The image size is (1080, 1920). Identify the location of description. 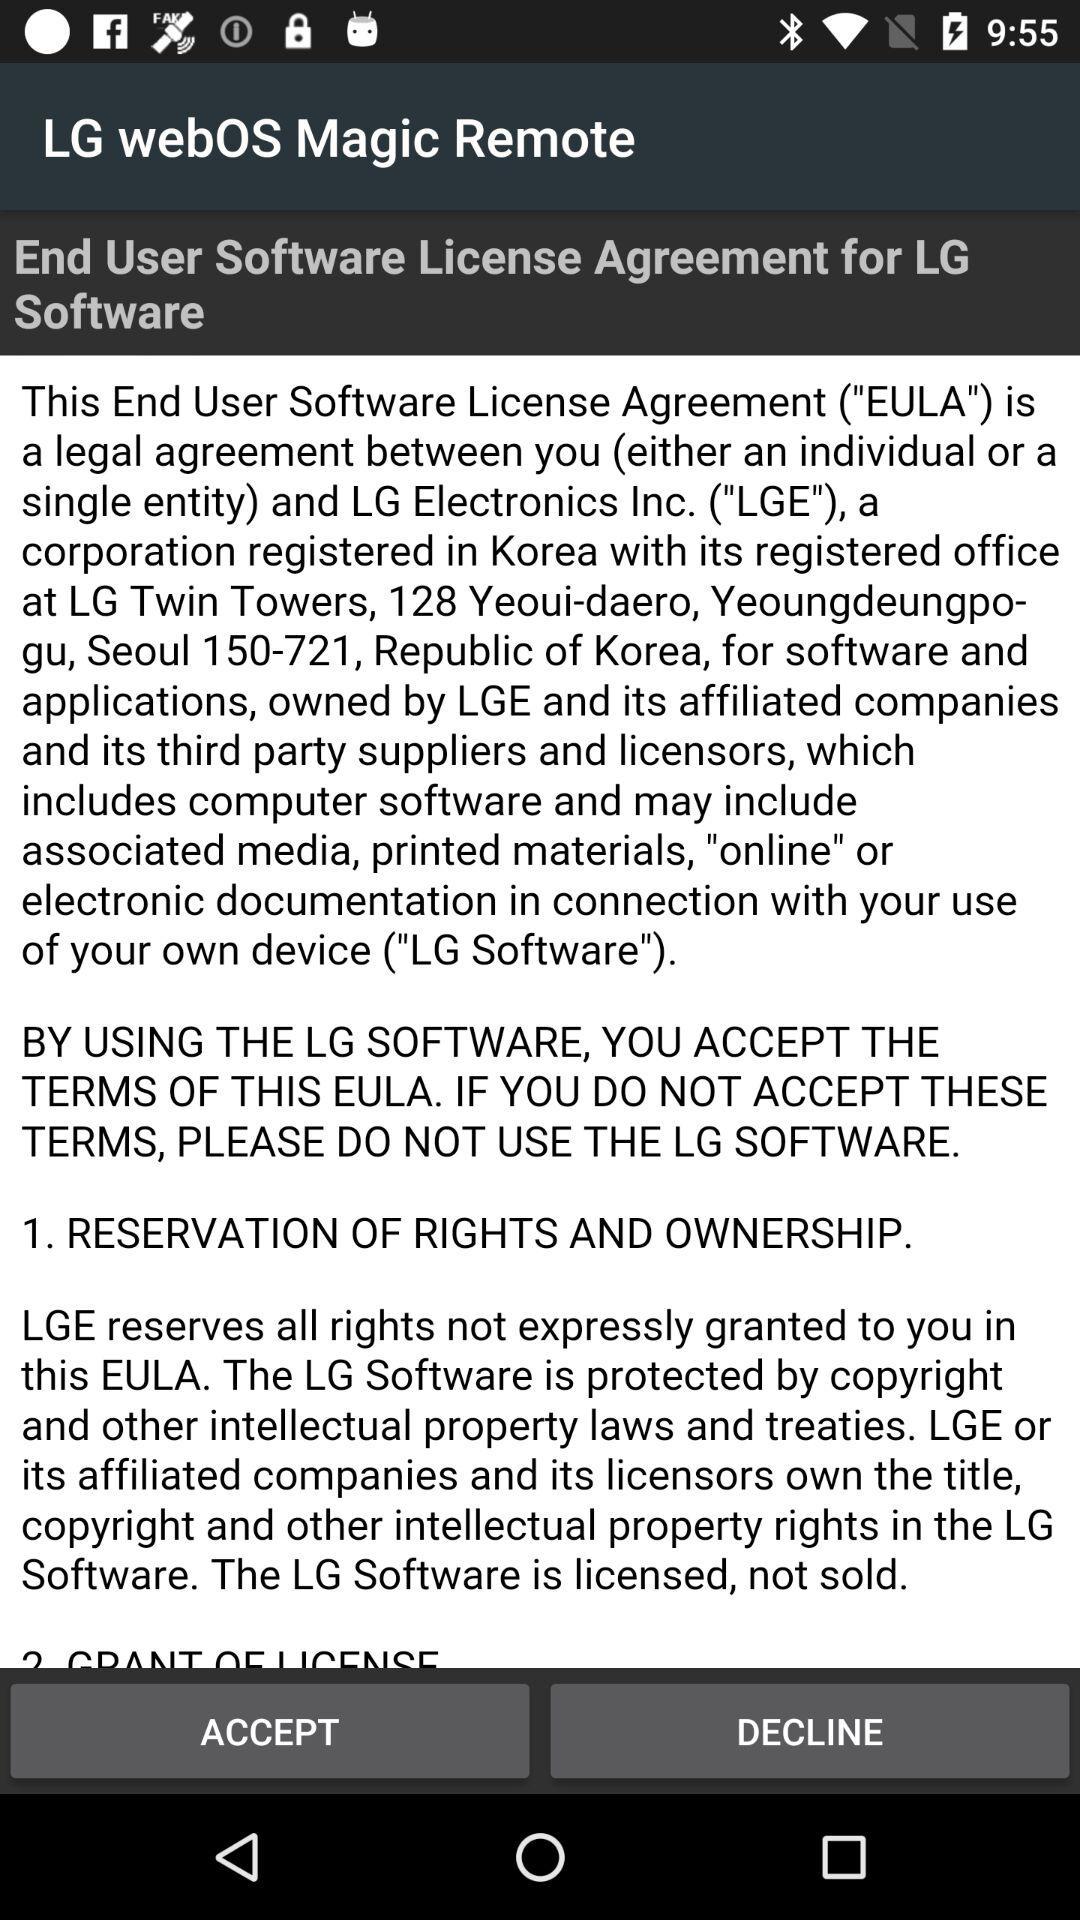
(540, 1011).